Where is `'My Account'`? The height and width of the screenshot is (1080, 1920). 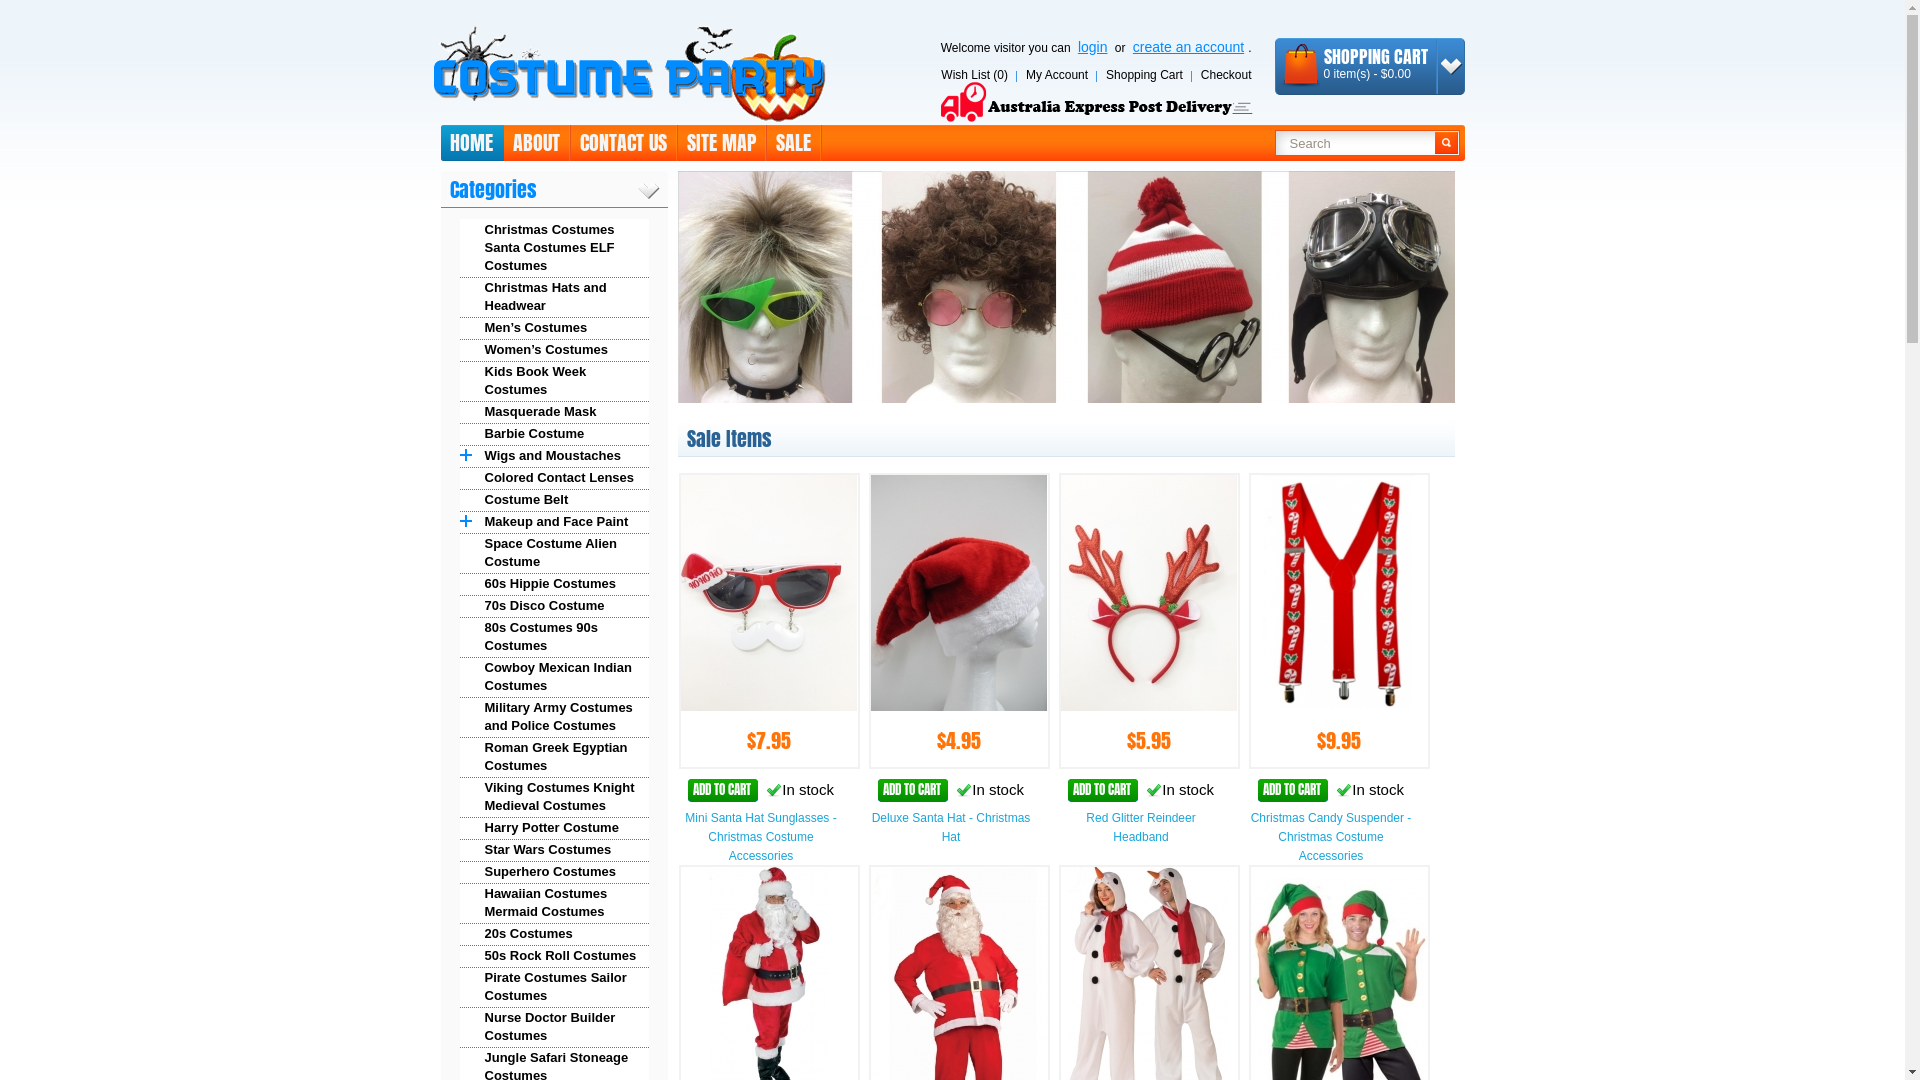
'My Account' is located at coordinates (1026, 74).